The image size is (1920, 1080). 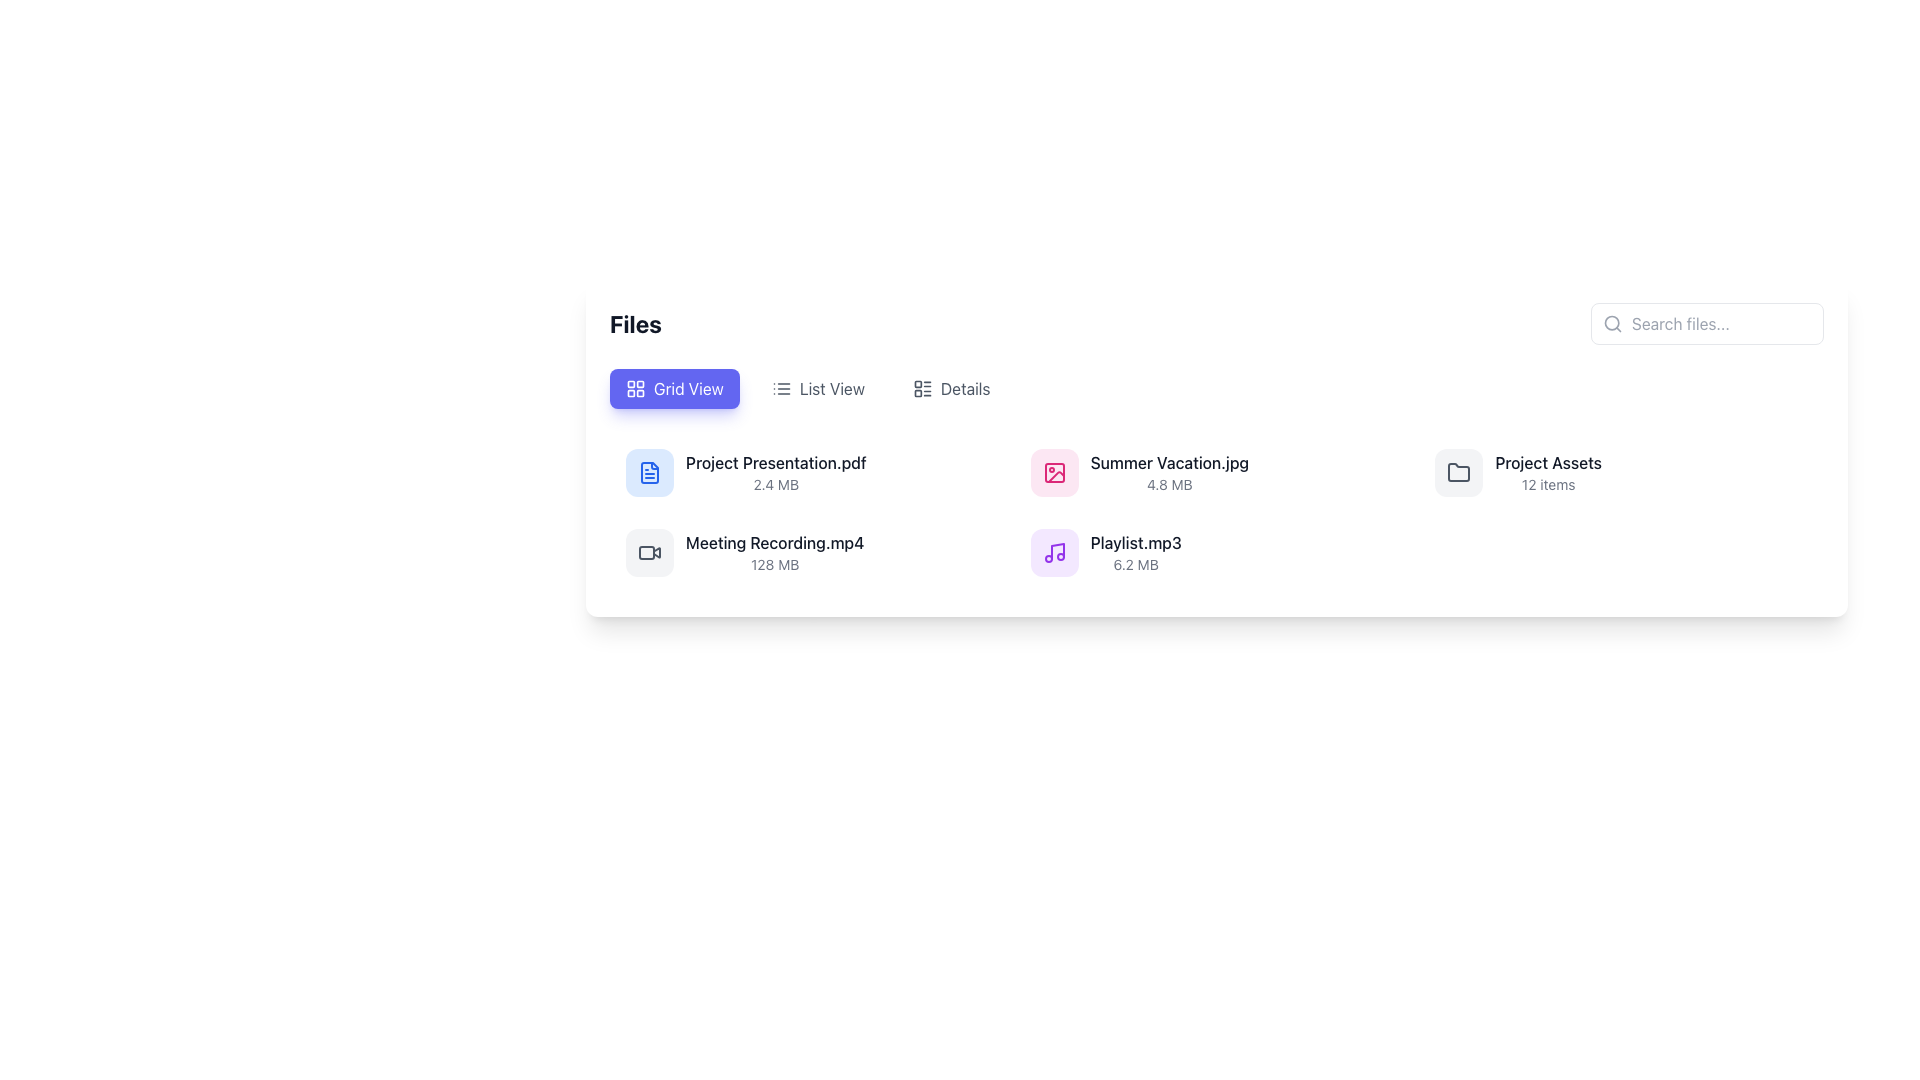 What do you see at coordinates (1169, 485) in the screenshot?
I see `the Text Label that displays the size of the file 'Summer Vacation.jpg', which is located in the second column of the grid, beneath the file icon and title` at bounding box center [1169, 485].